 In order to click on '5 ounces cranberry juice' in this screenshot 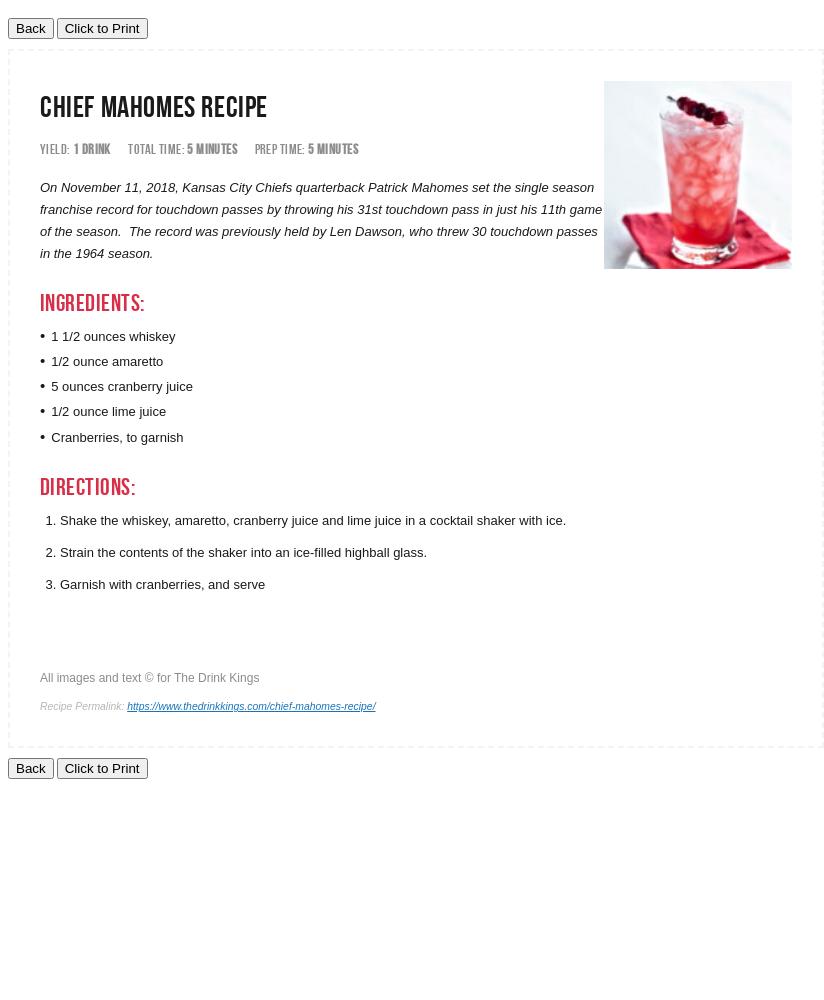, I will do `click(121, 386)`.